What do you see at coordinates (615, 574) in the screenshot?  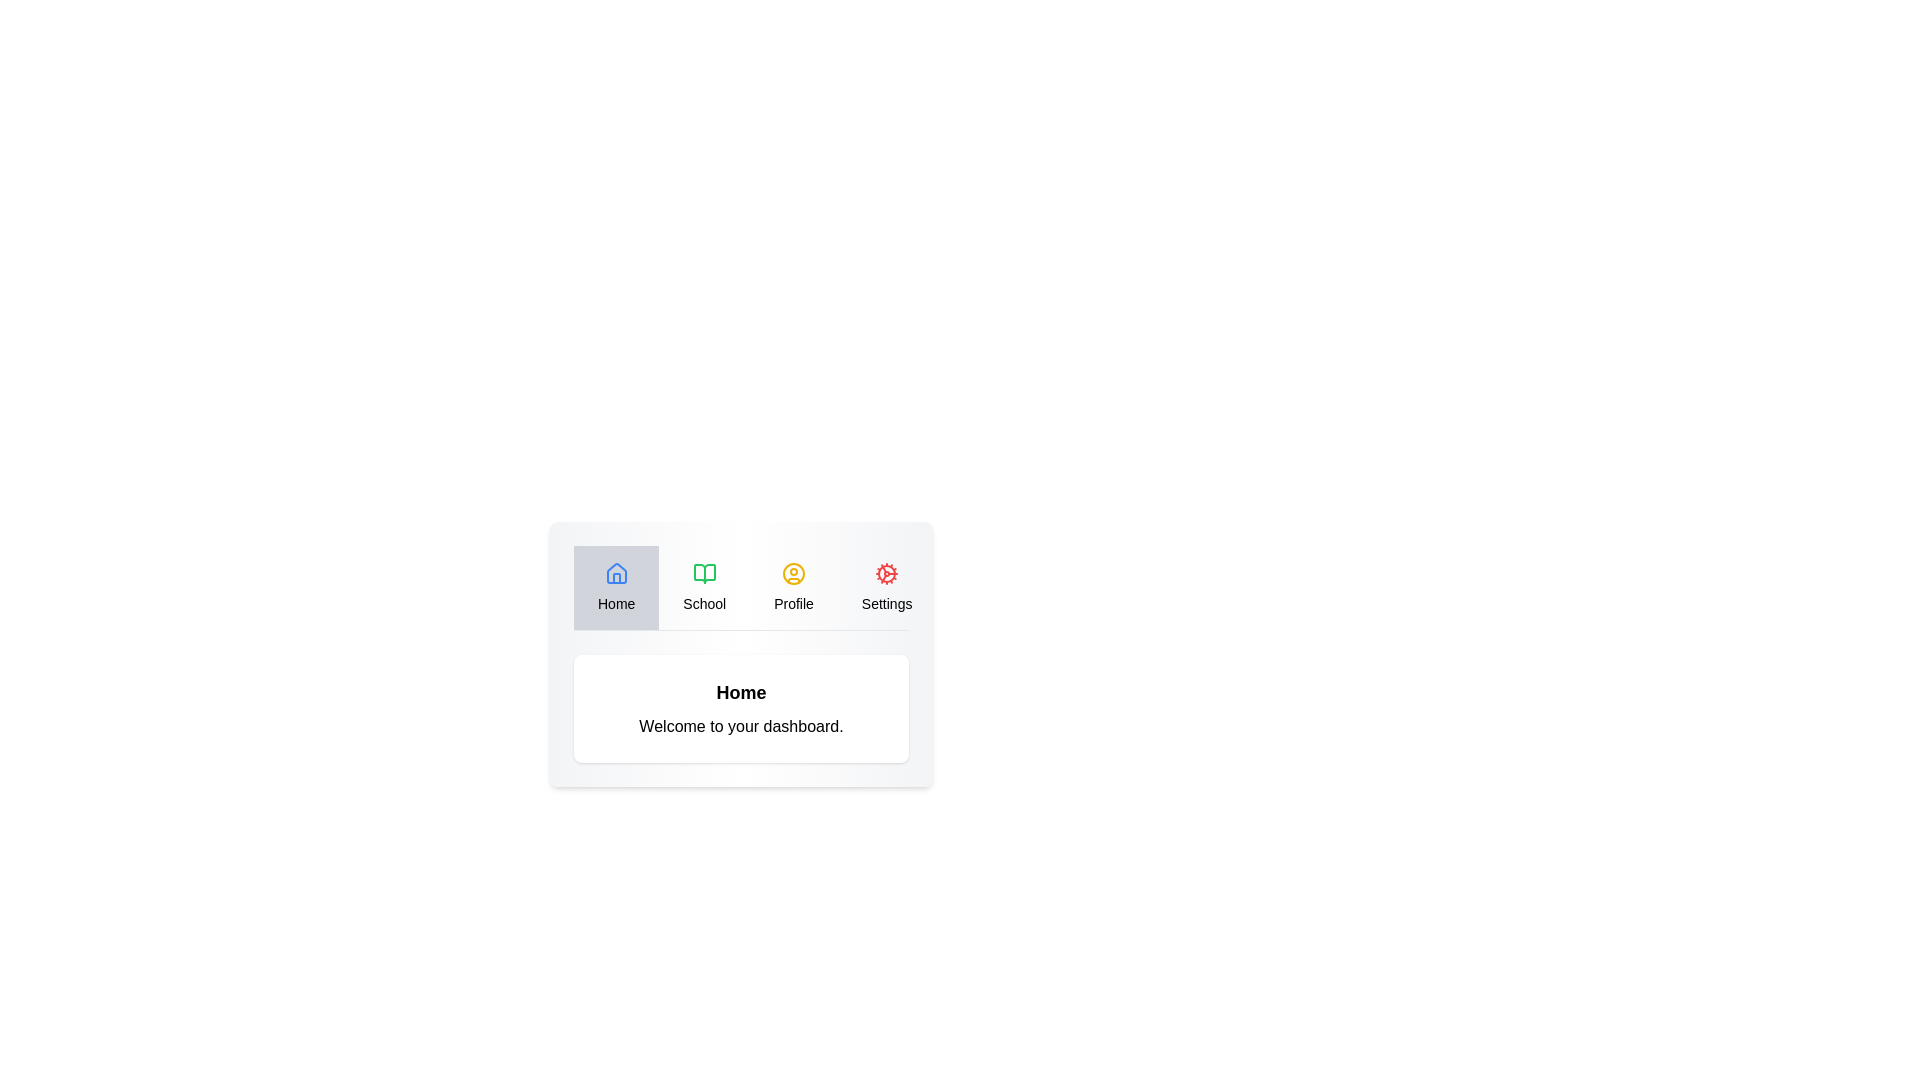 I see `the icon corresponding to the Home tab` at bounding box center [615, 574].